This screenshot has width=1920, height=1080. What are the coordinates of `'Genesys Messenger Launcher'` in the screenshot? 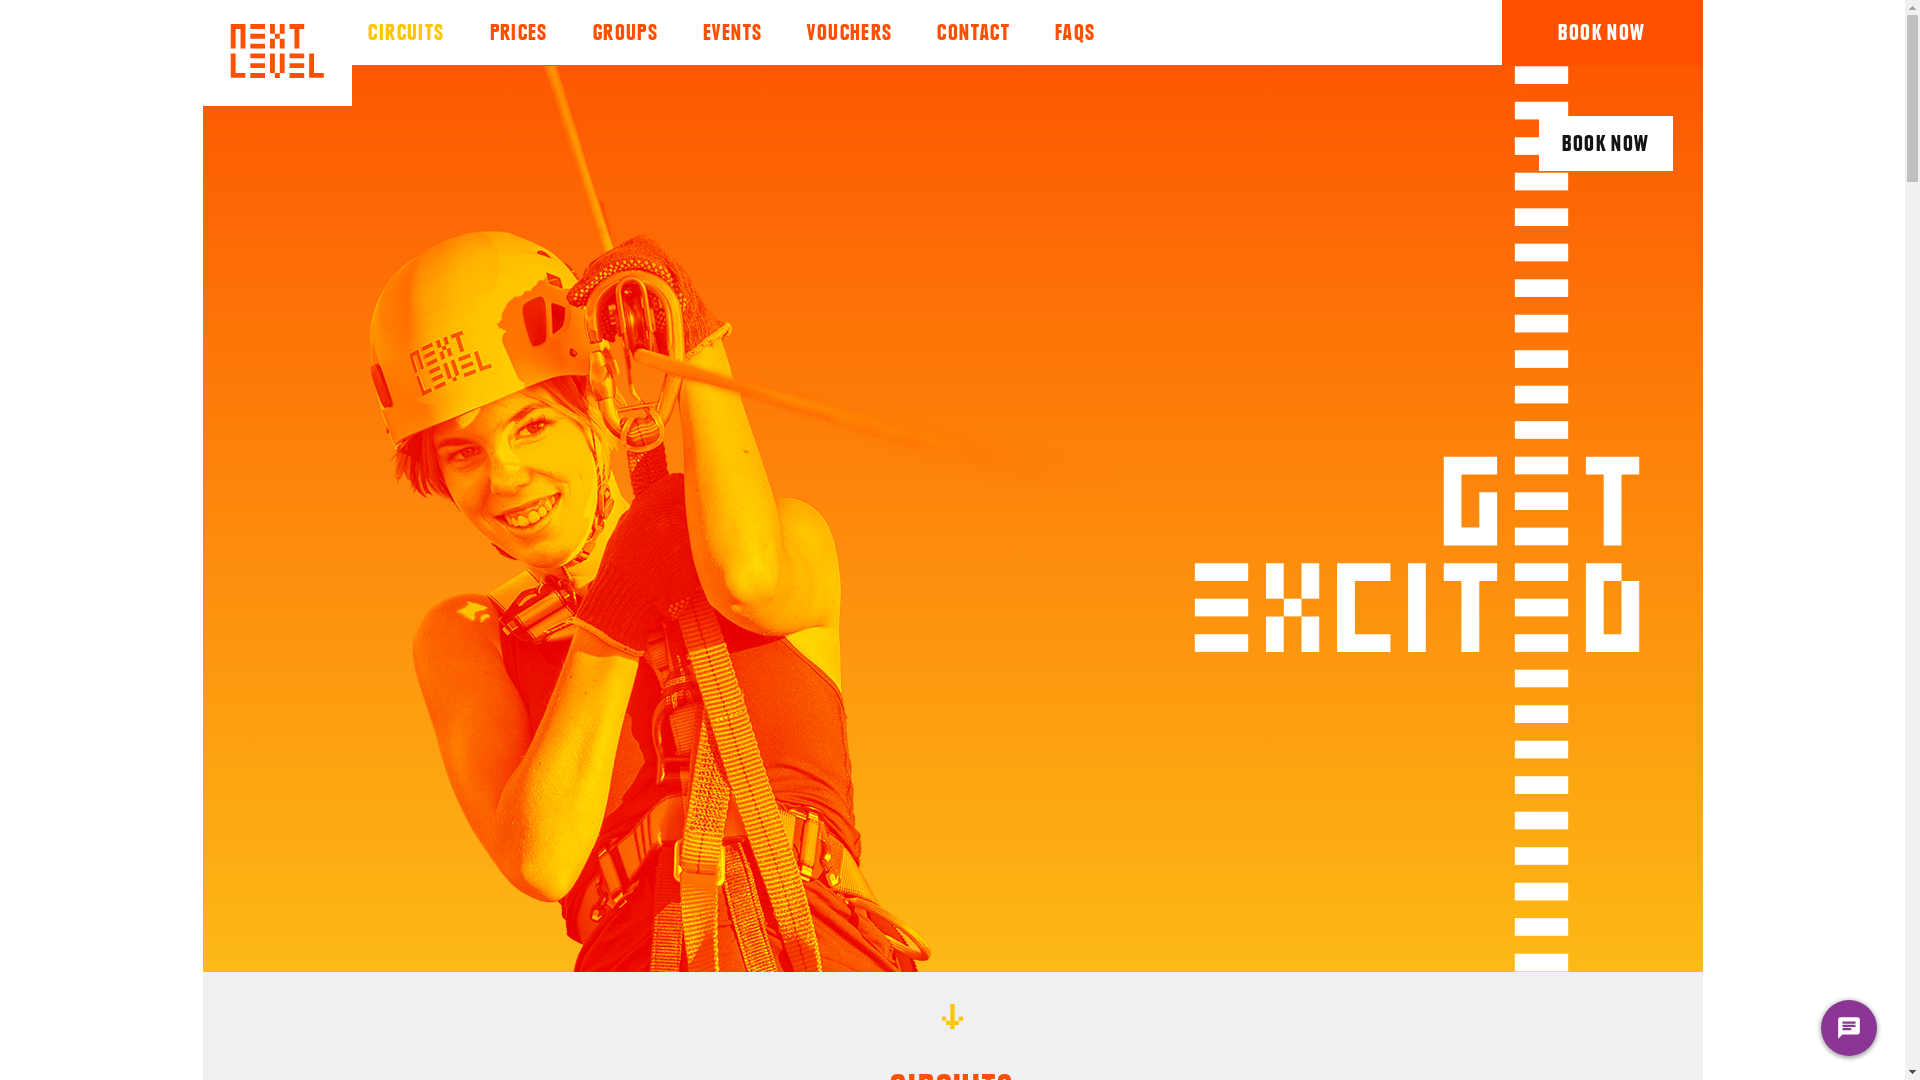 It's located at (1847, 1032).